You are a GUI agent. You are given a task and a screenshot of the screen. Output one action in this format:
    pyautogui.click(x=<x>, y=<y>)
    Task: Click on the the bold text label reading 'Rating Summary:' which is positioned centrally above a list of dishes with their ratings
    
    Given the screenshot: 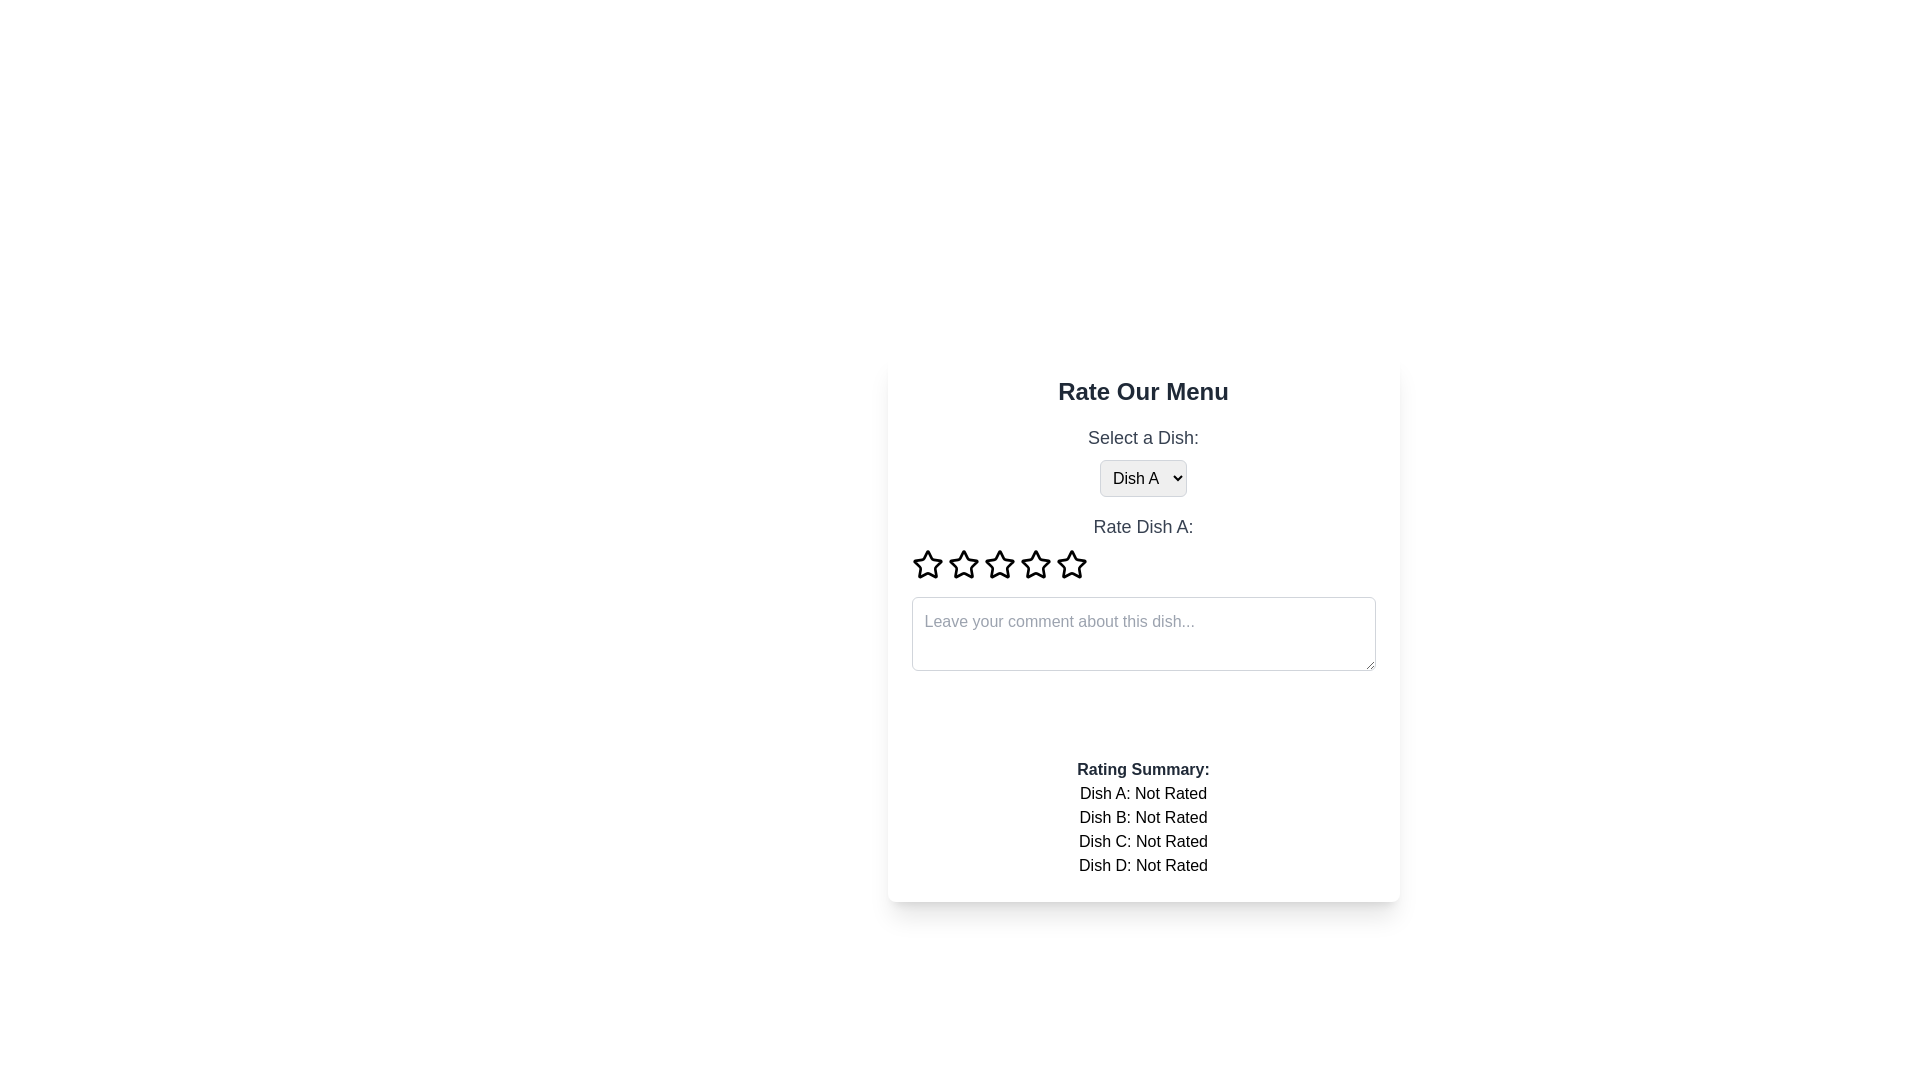 What is the action you would take?
    pyautogui.click(x=1143, y=769)
    